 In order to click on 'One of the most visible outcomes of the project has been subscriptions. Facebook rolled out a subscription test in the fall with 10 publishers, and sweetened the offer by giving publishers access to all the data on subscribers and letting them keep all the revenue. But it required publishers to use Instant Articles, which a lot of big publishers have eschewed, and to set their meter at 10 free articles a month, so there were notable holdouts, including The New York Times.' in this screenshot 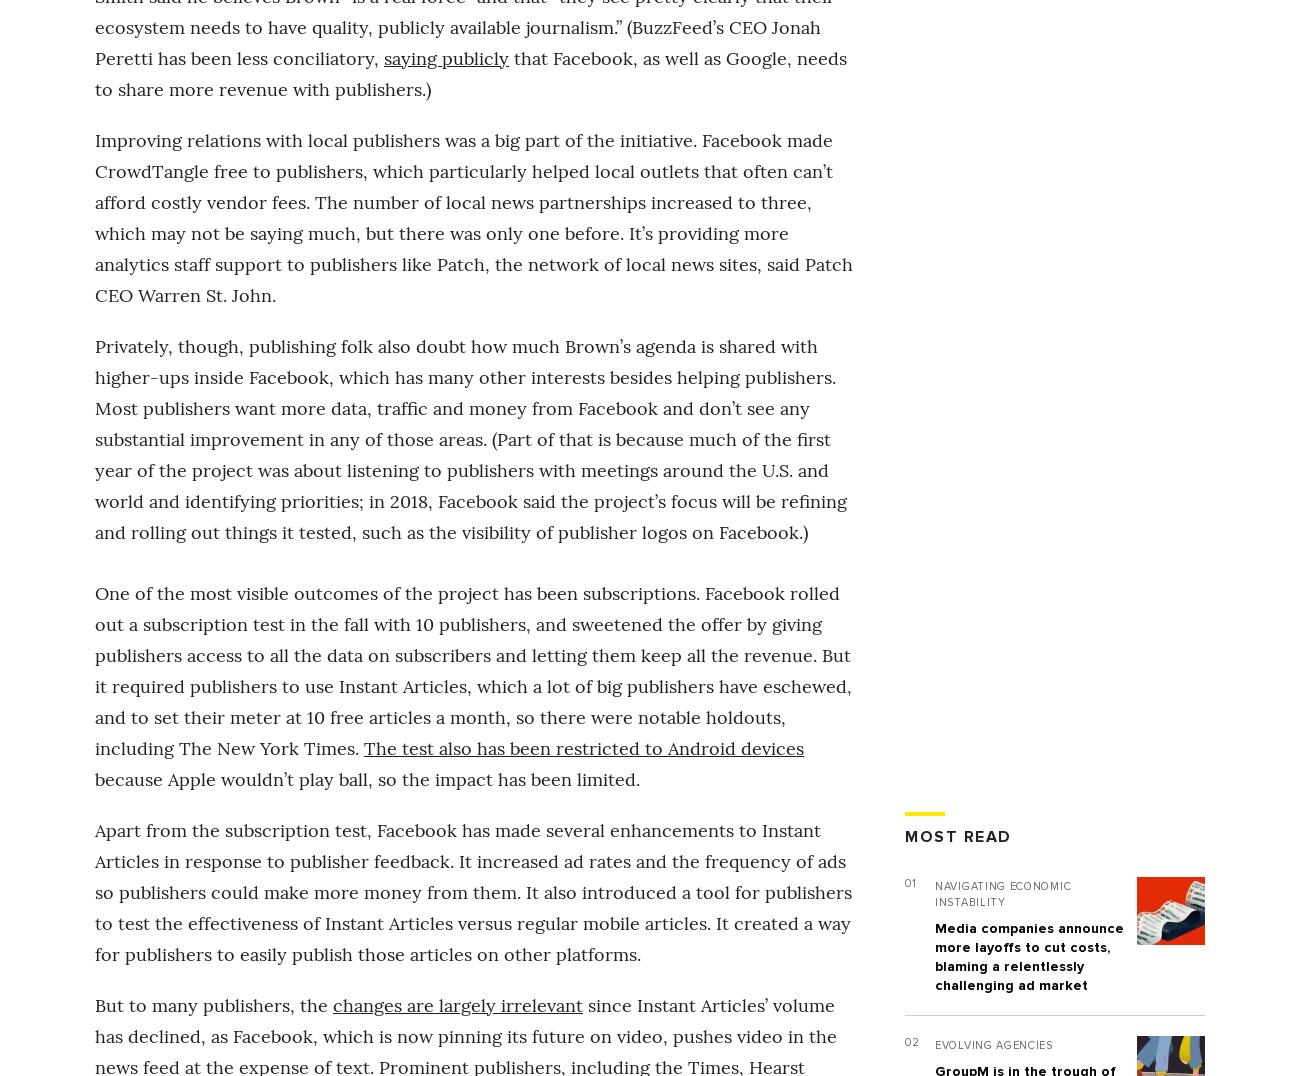, I will do `click(472, 669)`.